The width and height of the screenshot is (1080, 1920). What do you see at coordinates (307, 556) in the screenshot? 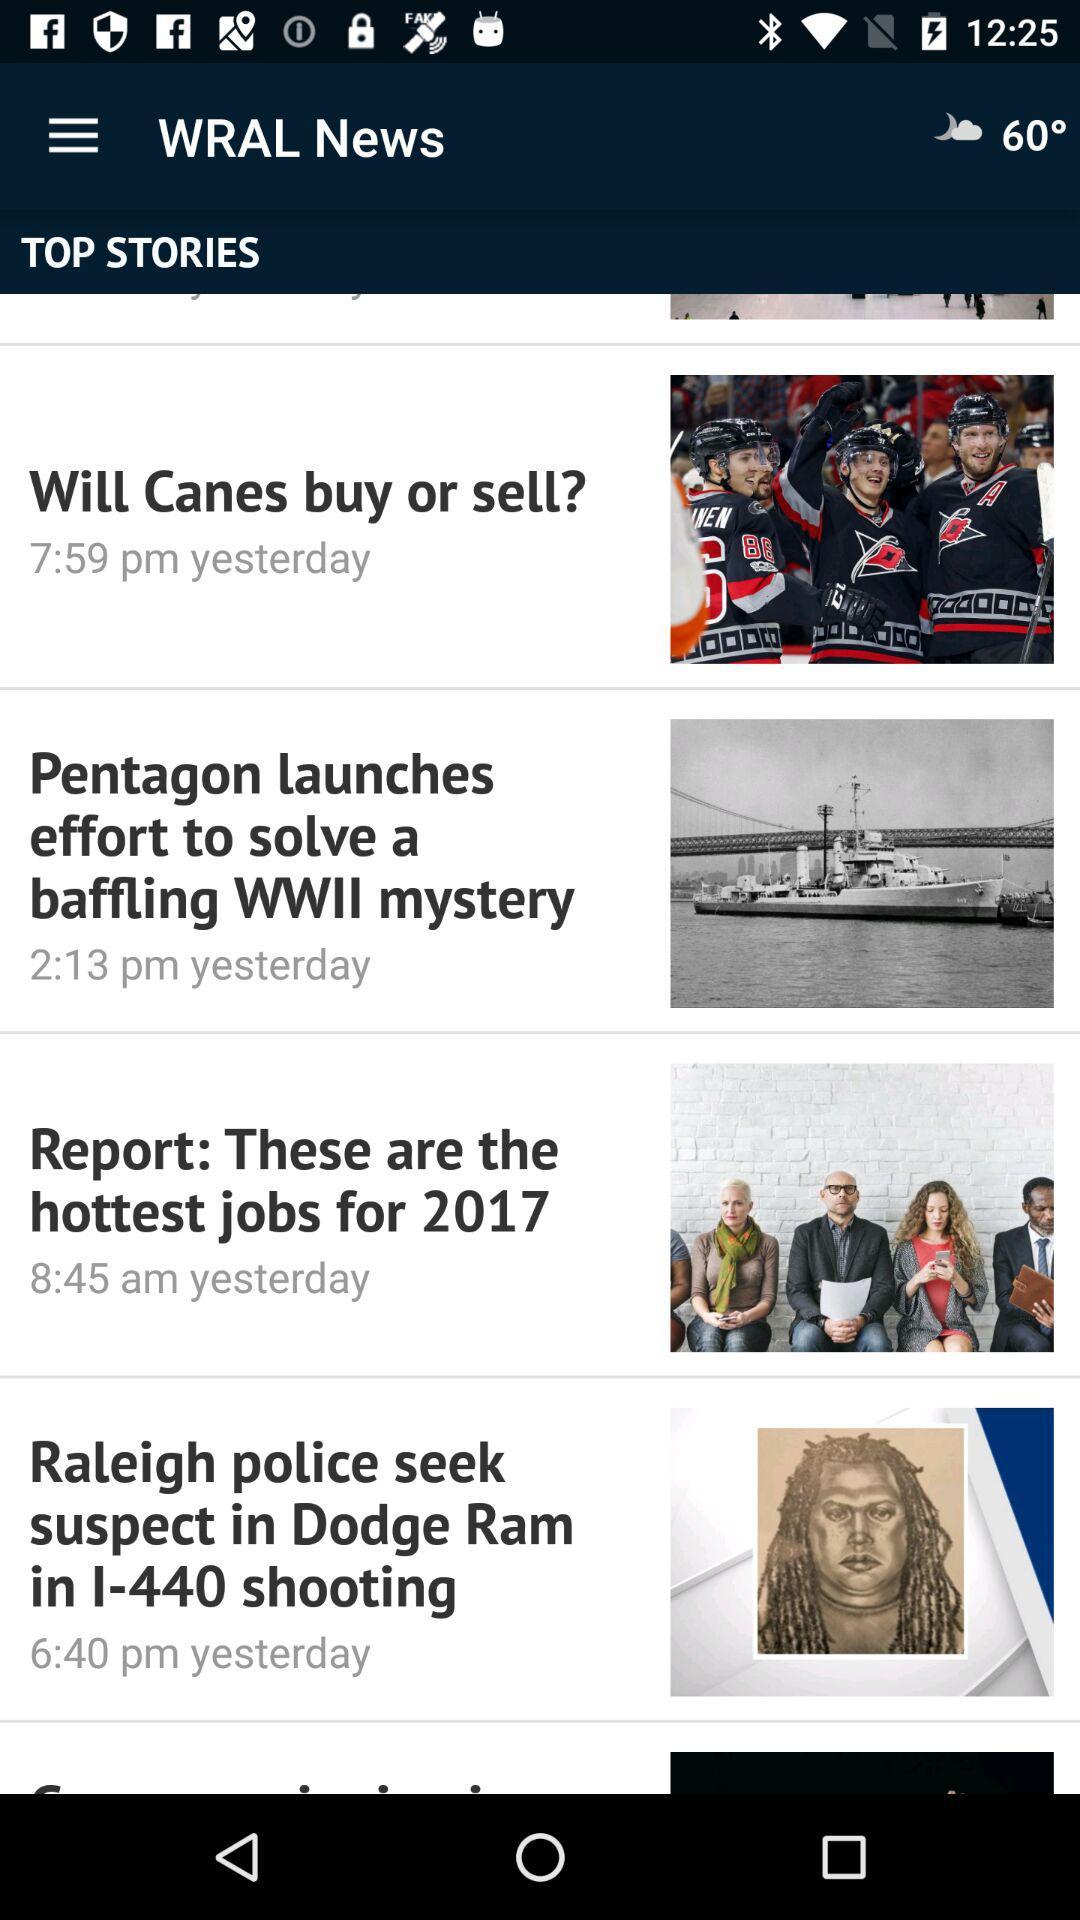
I see `7 59 pm` at bounding box center [307, 556].